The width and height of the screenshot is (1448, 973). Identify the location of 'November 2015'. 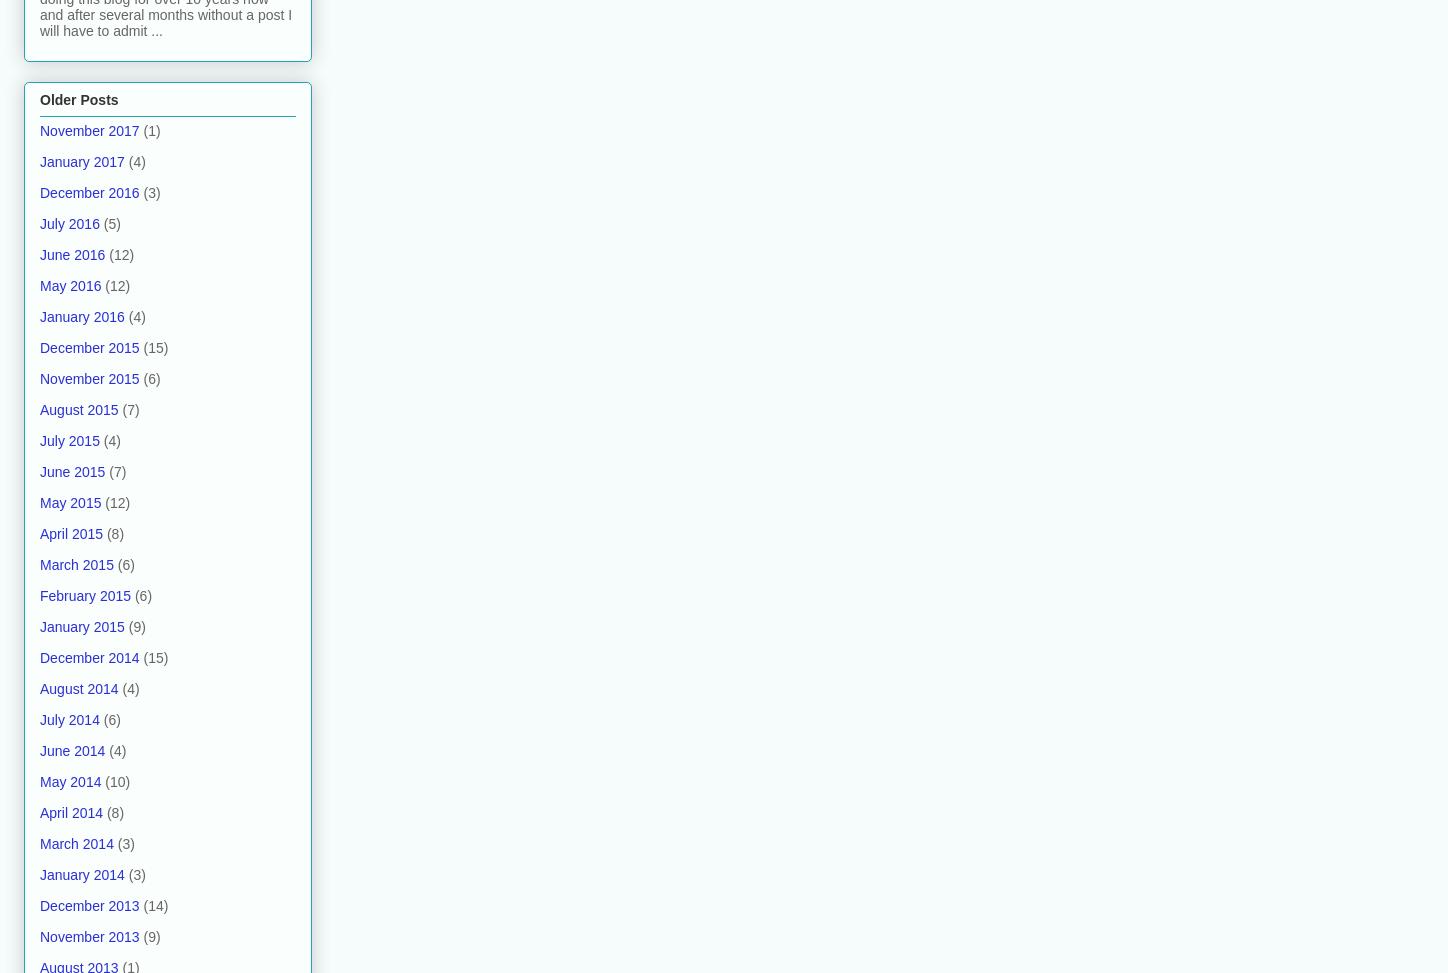
(39, 377).